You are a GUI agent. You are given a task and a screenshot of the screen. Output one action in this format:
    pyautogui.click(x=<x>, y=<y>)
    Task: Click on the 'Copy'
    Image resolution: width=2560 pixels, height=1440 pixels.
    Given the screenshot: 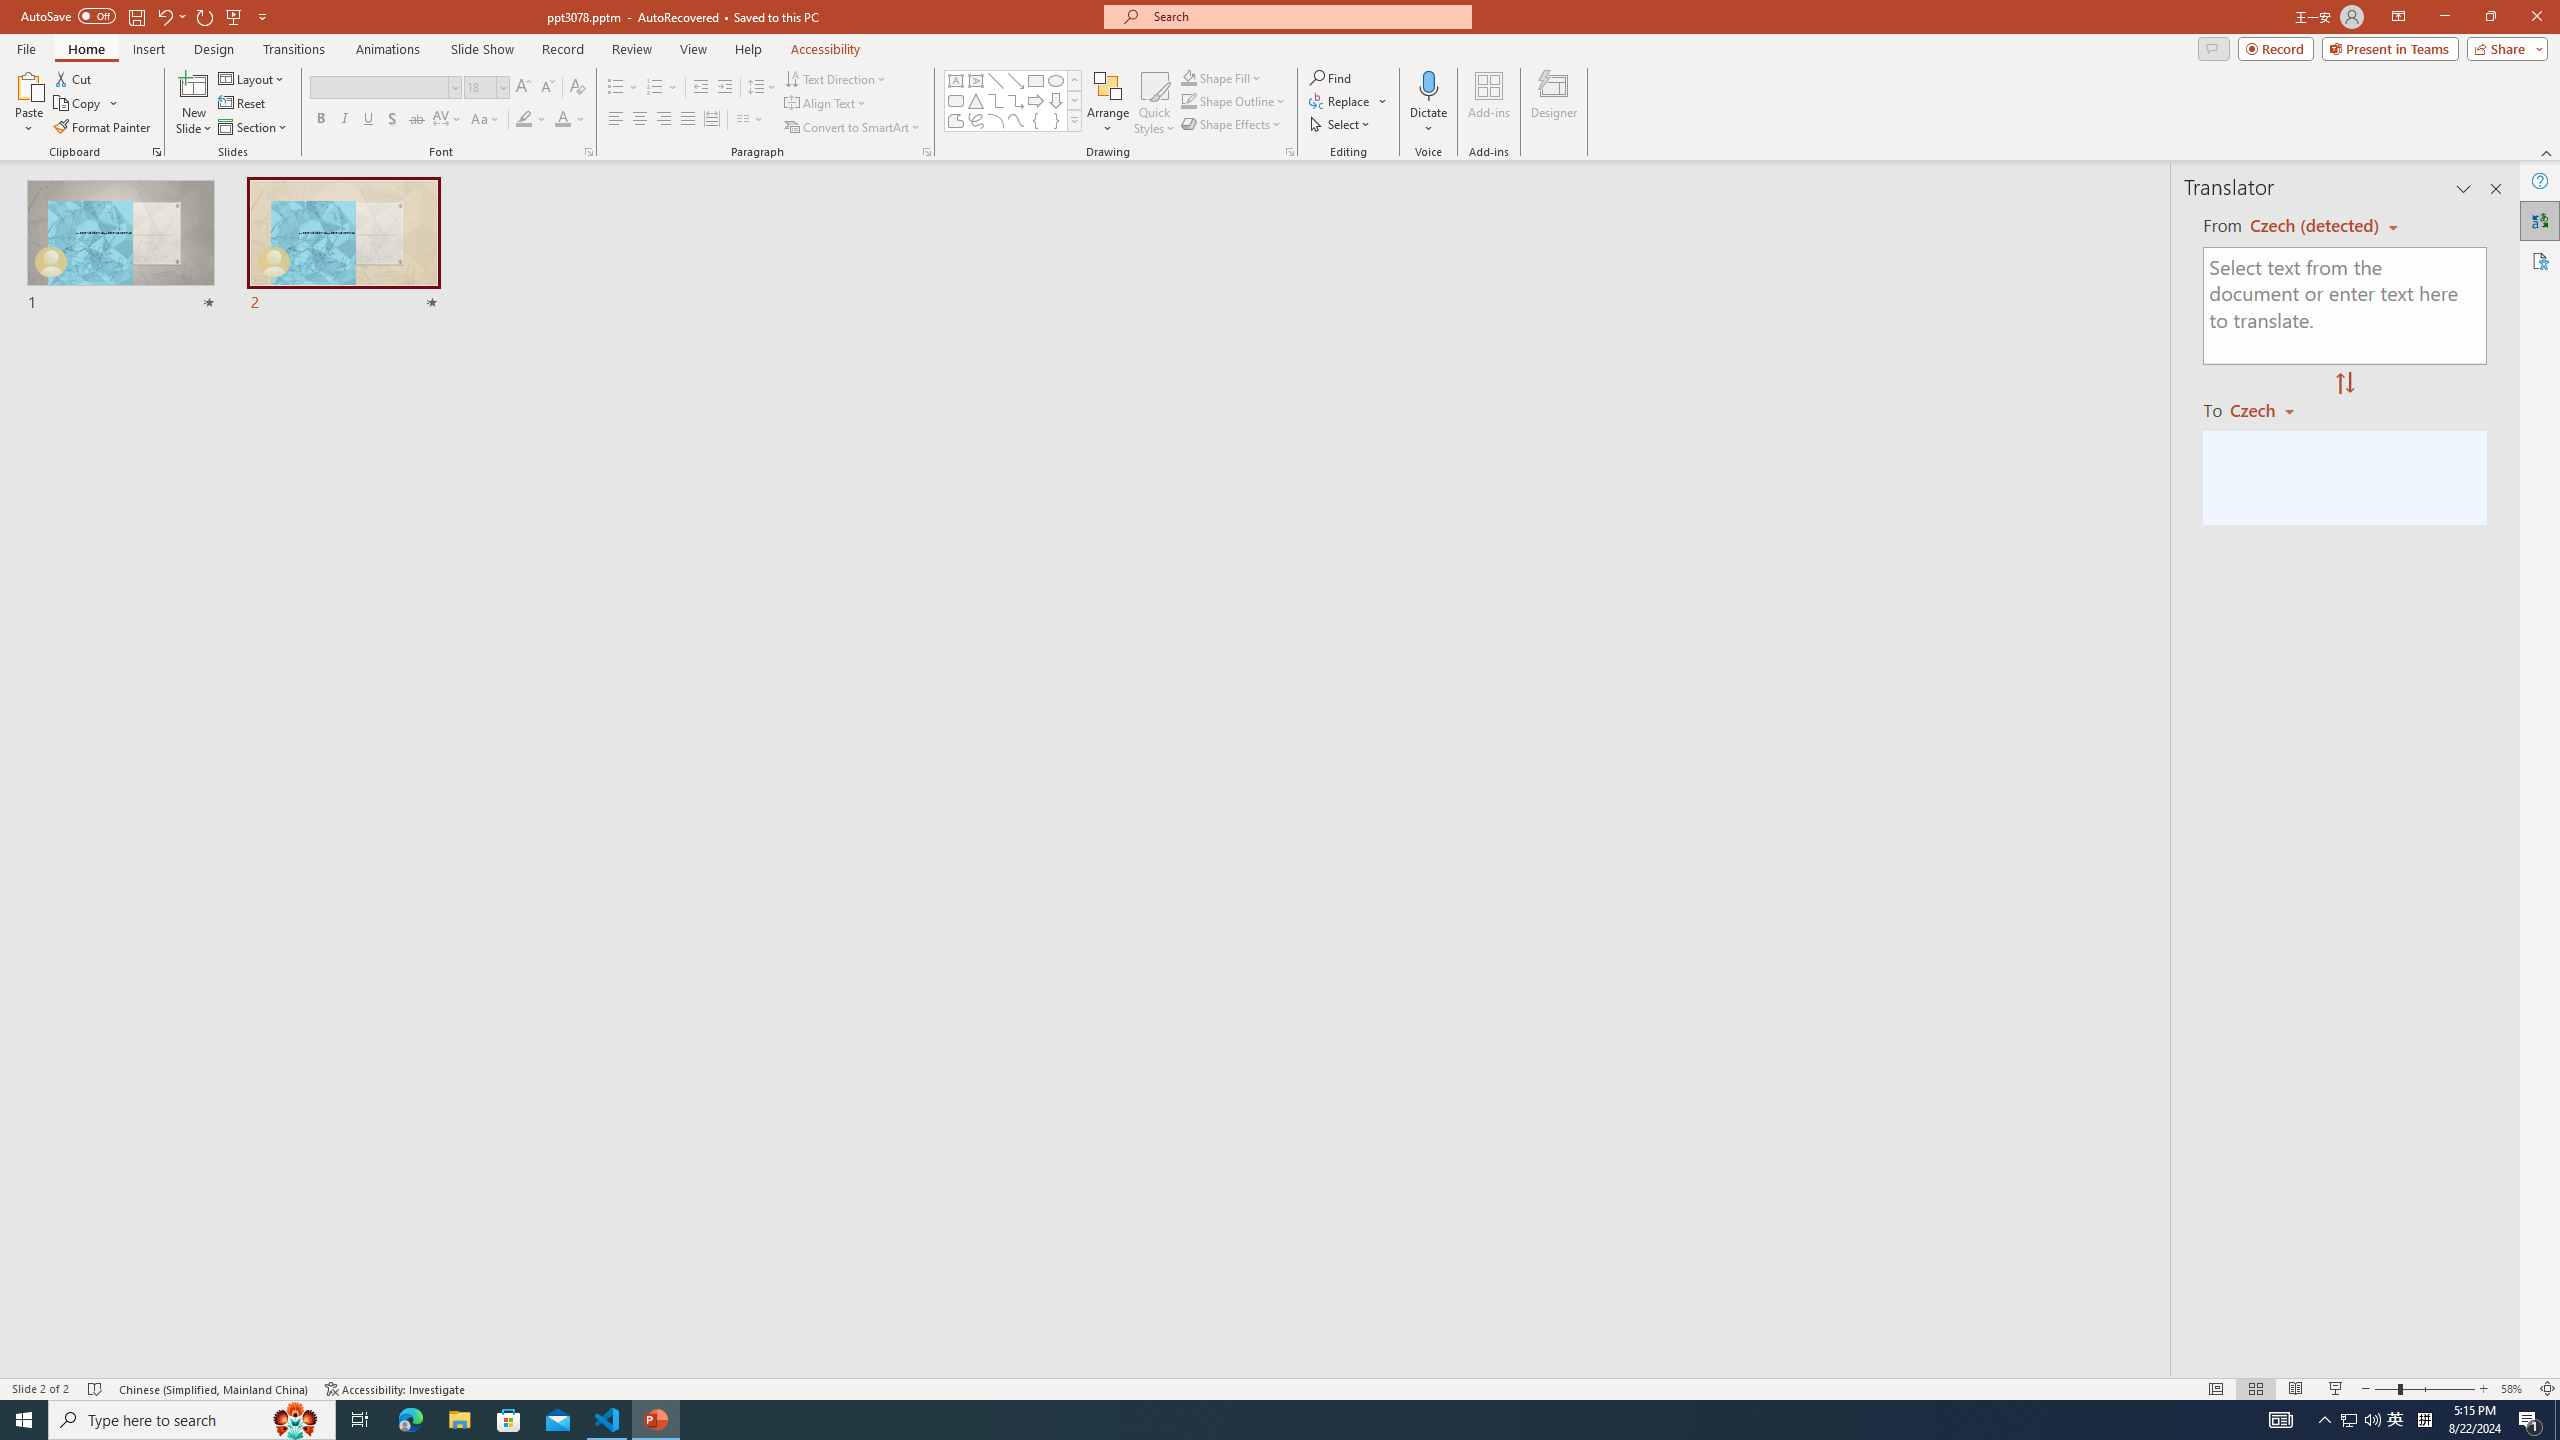 What is the action you would take?
    pyautogui.click(x=86, y=103)
    